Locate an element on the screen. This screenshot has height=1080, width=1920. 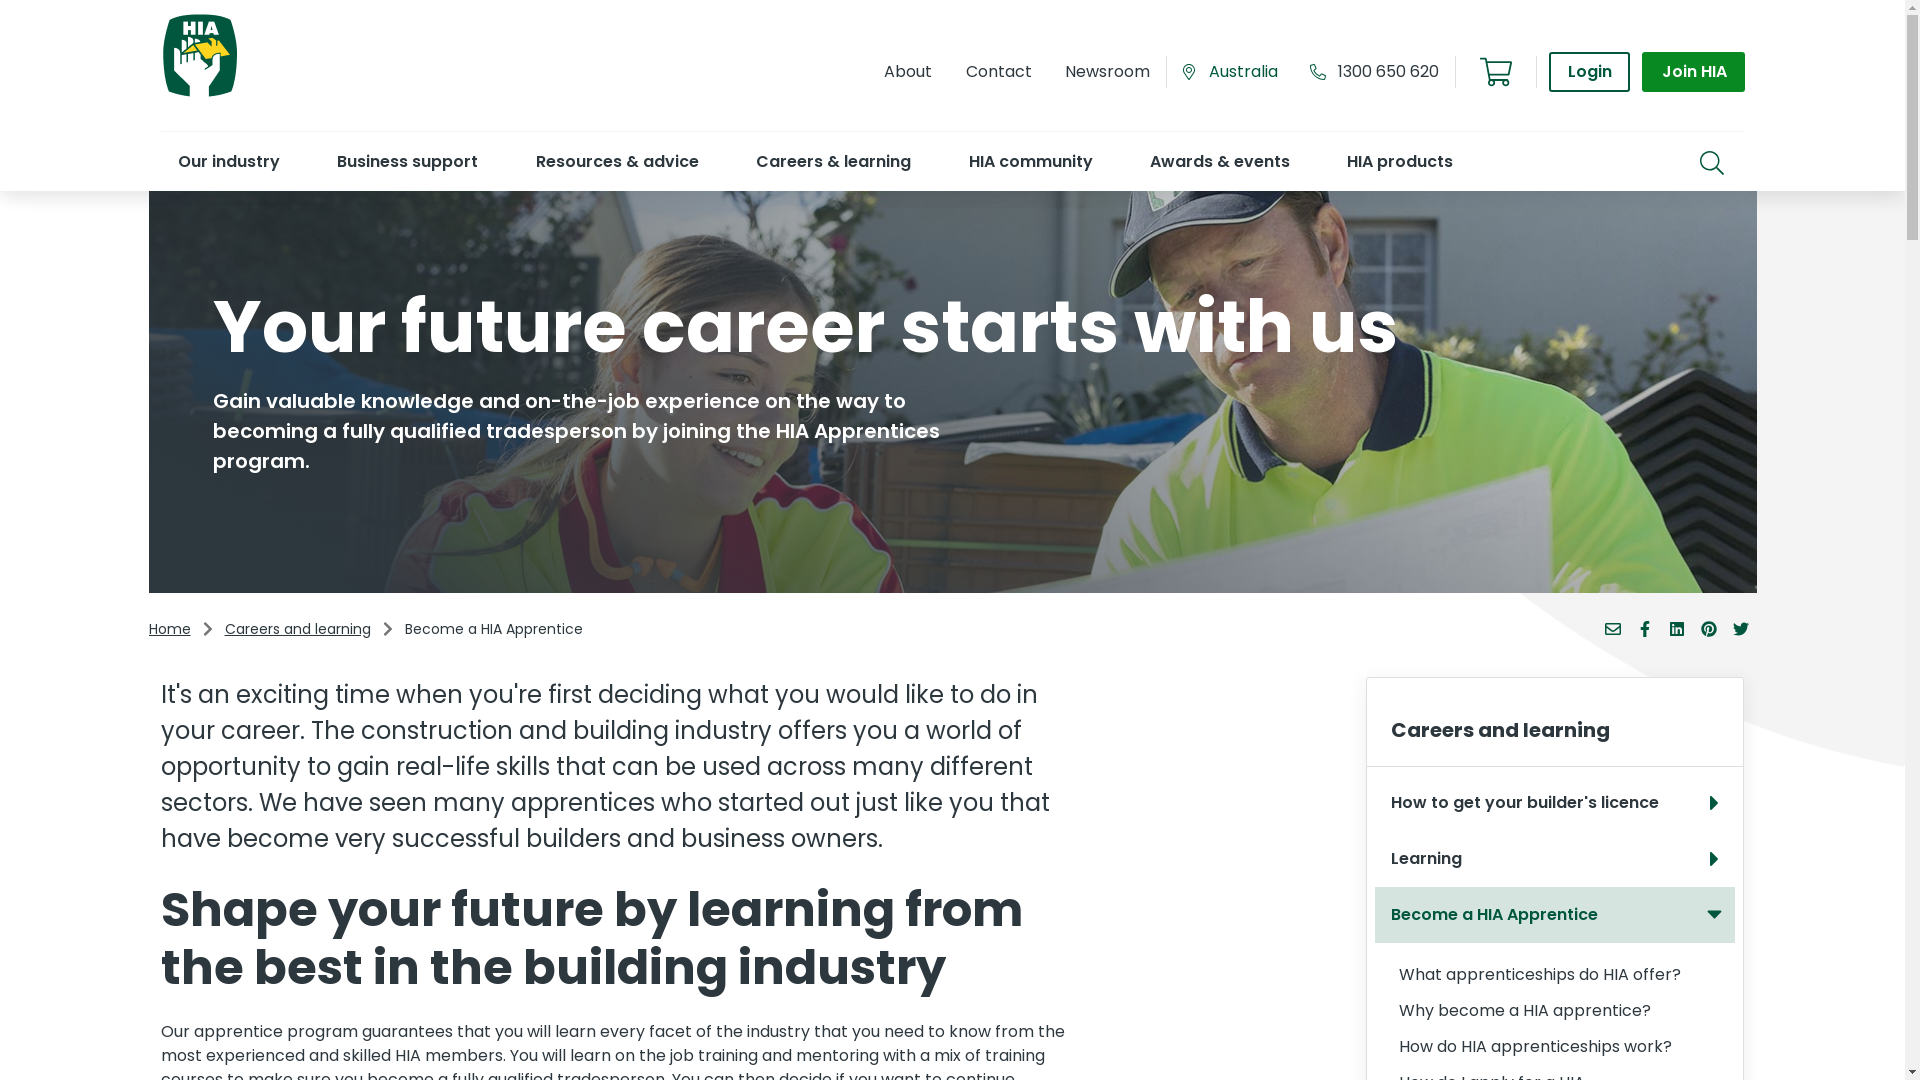
'Awards & events' is located at coordinates (1218, 160).